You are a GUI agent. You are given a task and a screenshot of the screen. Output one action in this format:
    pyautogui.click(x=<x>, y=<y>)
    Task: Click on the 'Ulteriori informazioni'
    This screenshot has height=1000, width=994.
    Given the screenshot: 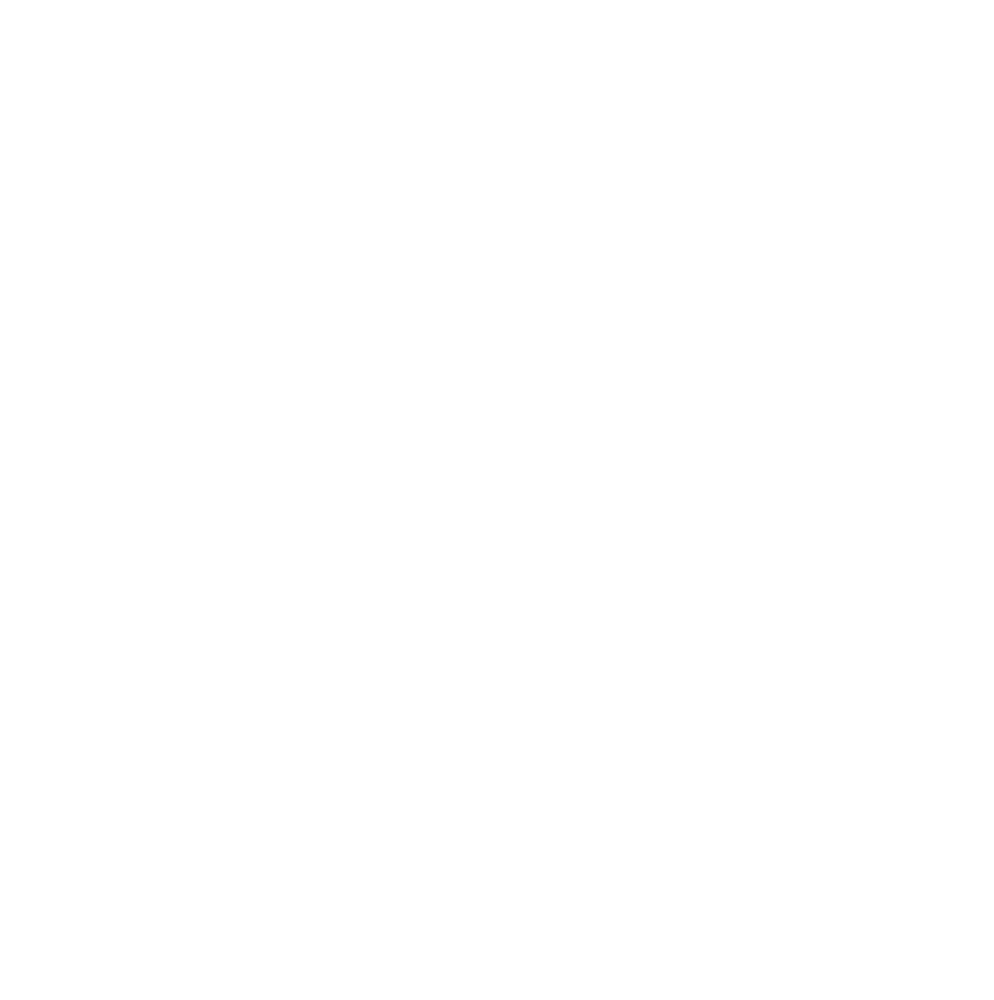 What is the action you would take?
    pyautogui.click(x=248, y=183)
    